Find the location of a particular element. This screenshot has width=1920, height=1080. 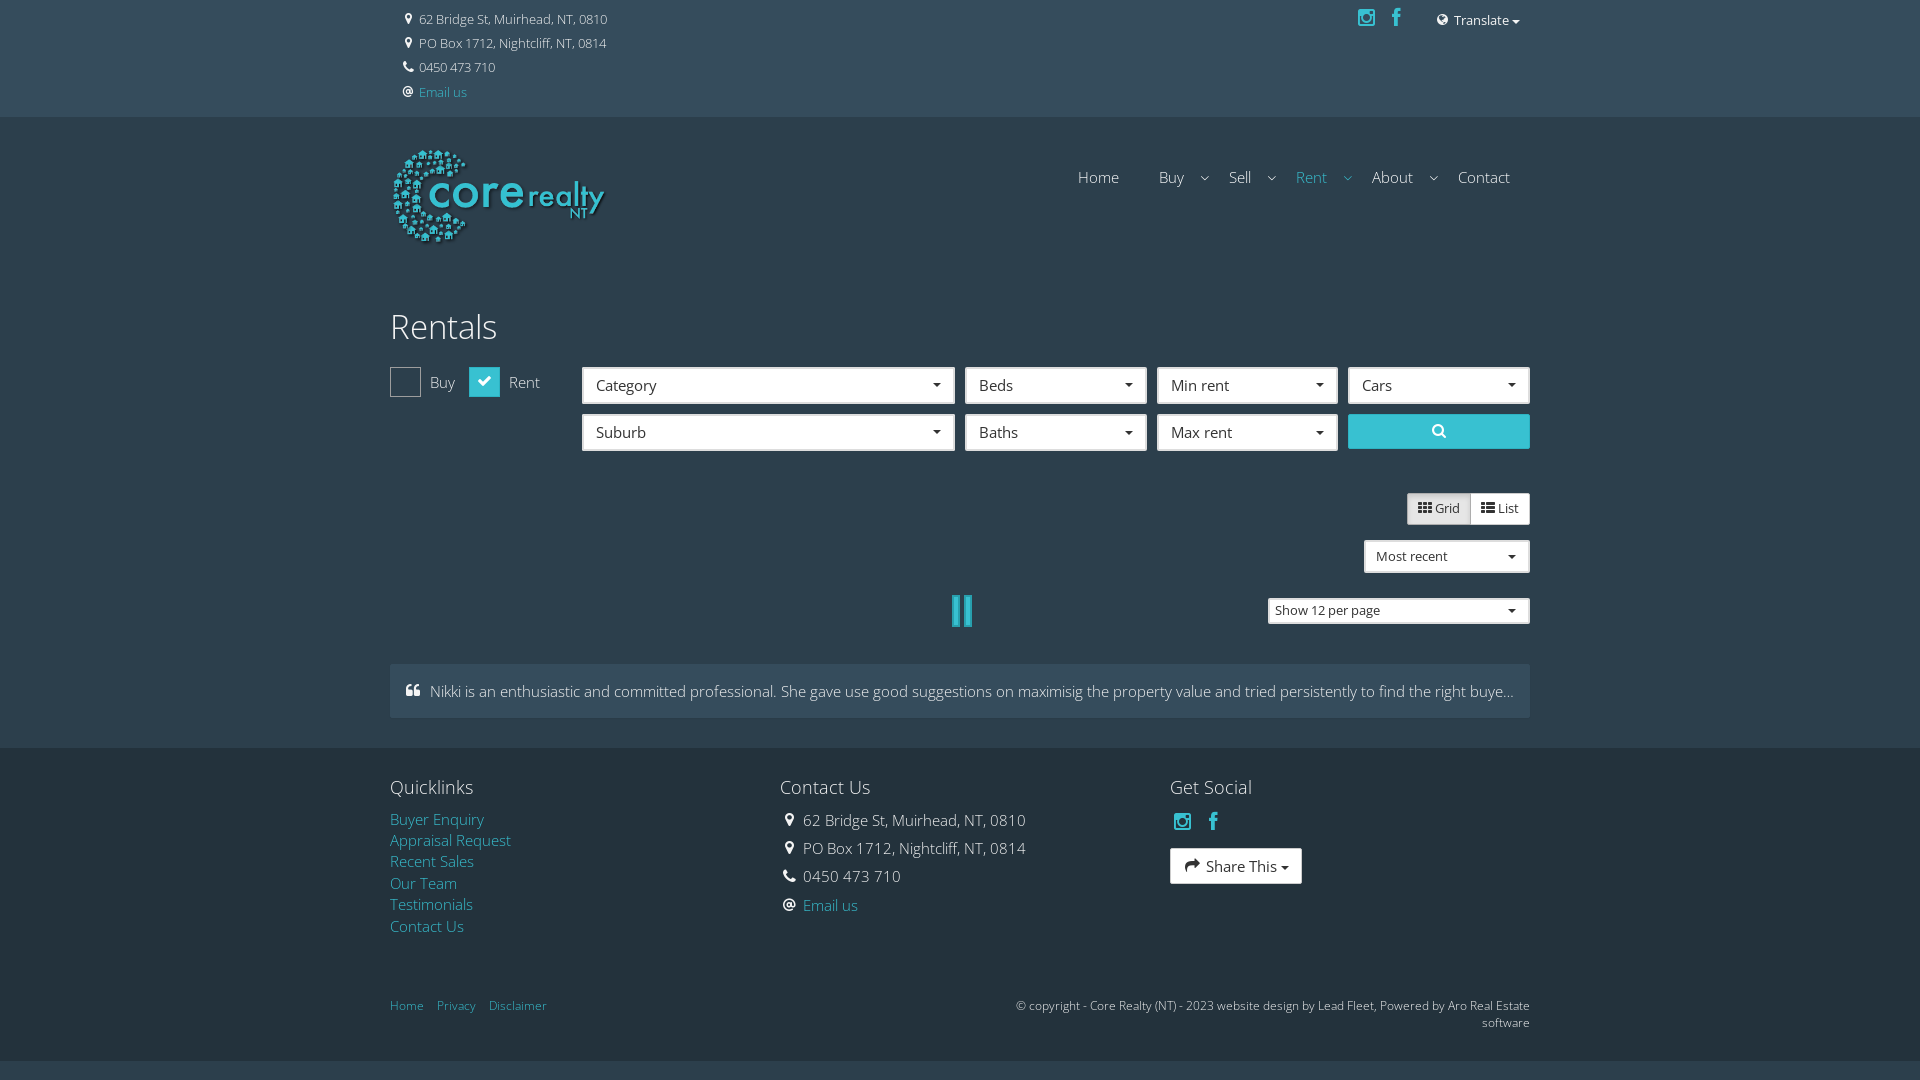

'Max rent is located at coordinates (1247, 431).